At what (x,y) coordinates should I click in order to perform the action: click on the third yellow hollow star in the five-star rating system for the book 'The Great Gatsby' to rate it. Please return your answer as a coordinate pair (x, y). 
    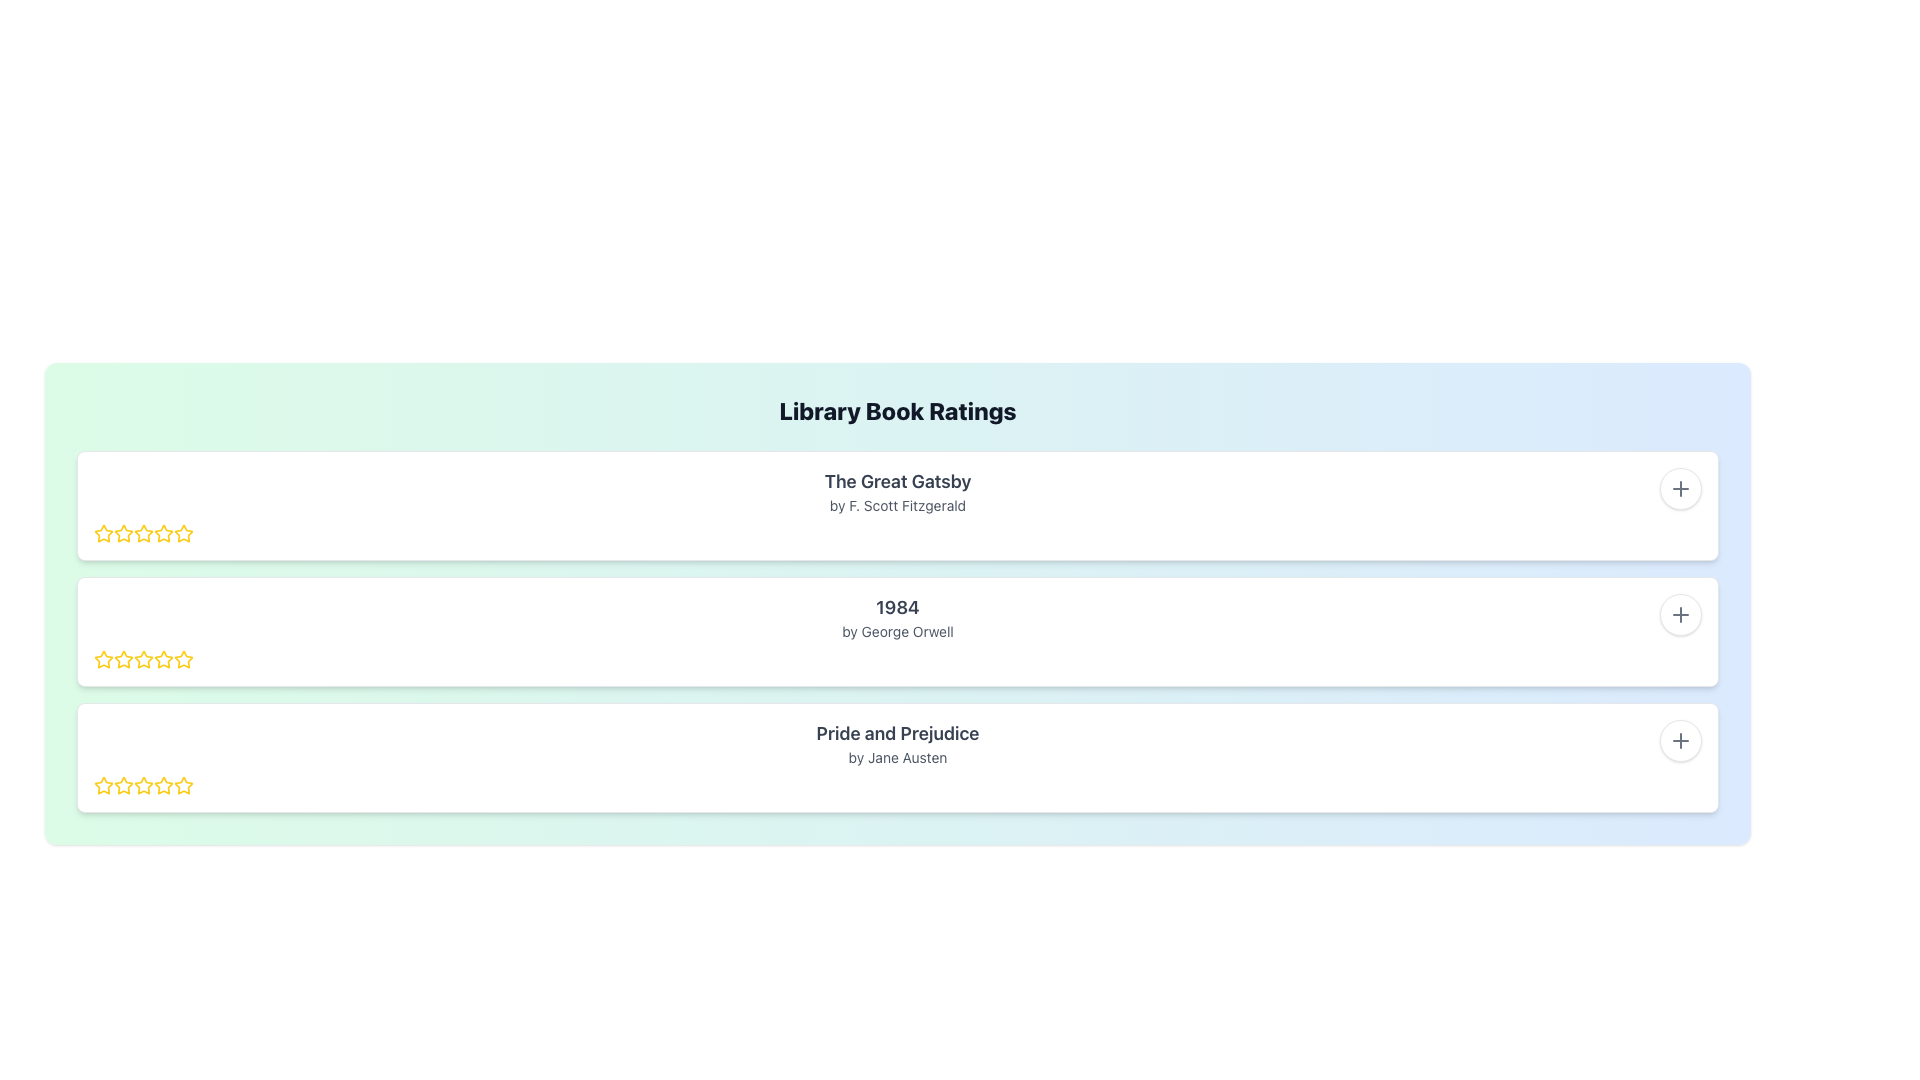
    Looking at the image, I should click on (143, 532).